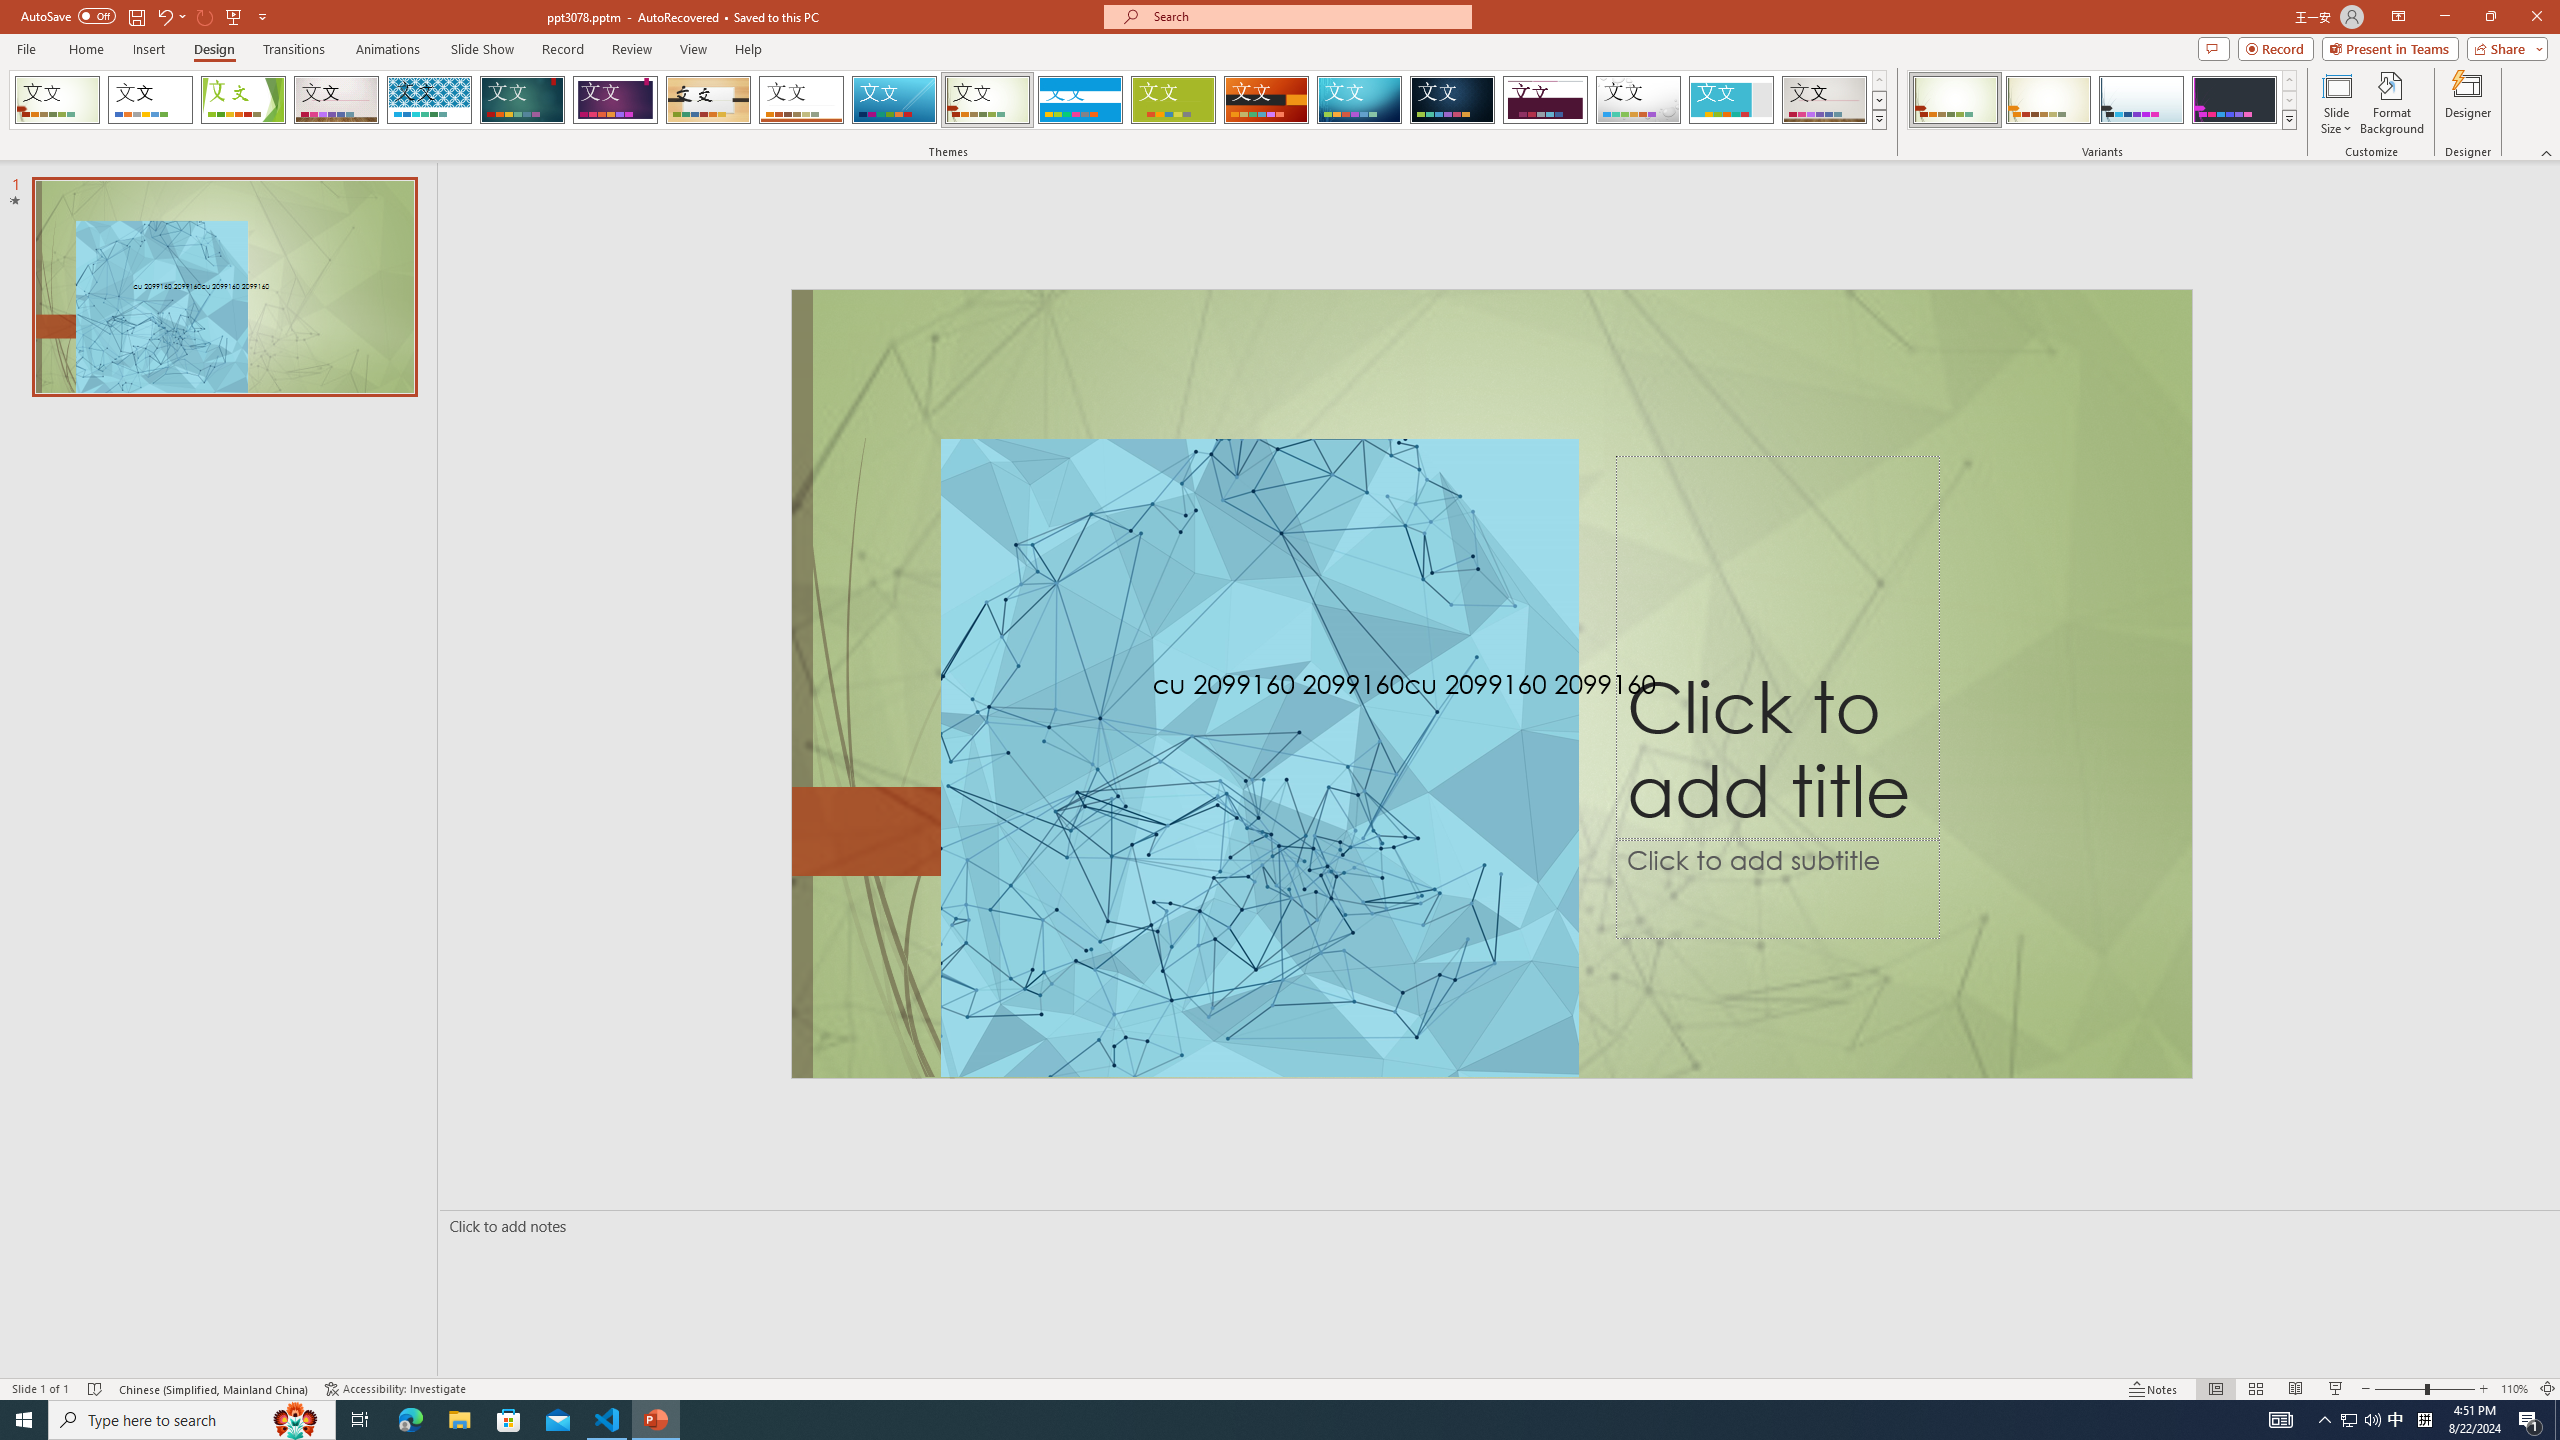 The image size is (2560, 1440). Describe the element at coordinates (1545, 99) in the screenshot. I see `'Dividend'` at that location.